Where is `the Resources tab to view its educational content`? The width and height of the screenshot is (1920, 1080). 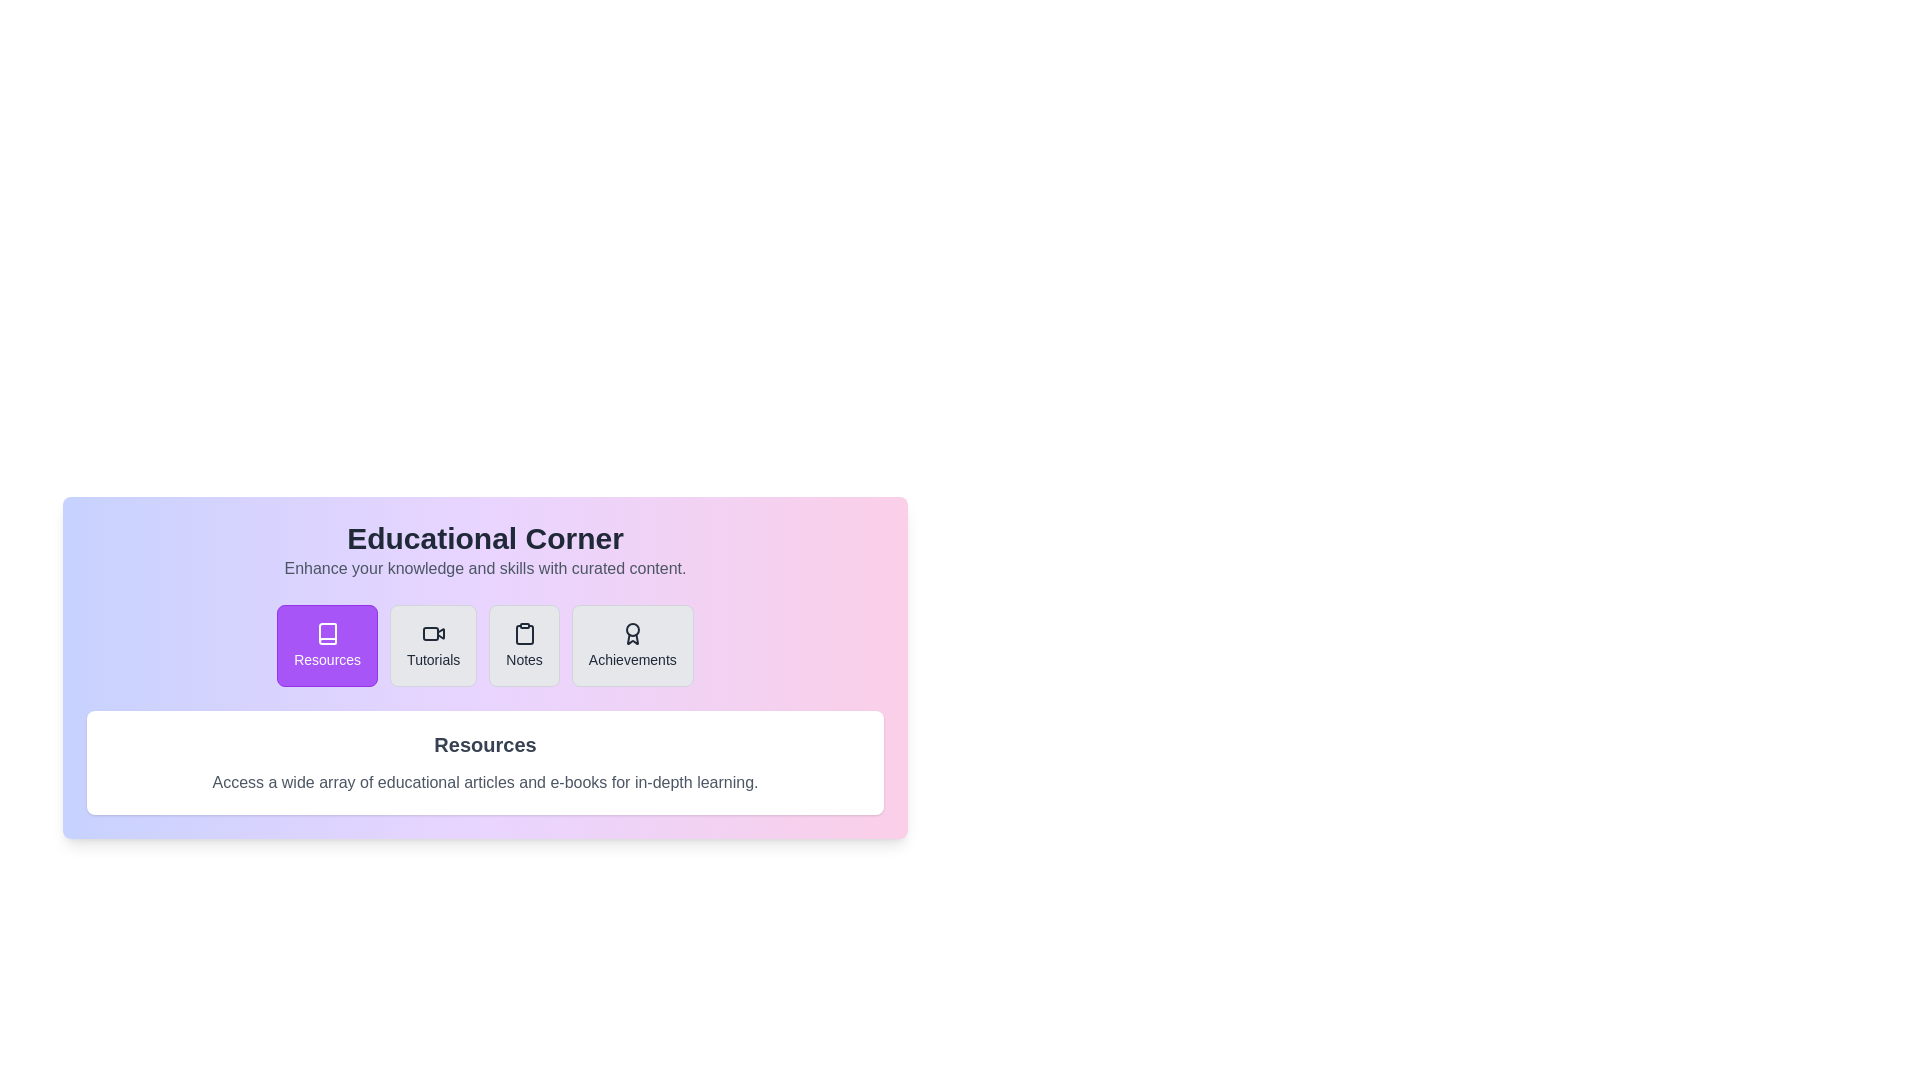
the Resources tab to view its educational content is located at coordinates (327, 645).